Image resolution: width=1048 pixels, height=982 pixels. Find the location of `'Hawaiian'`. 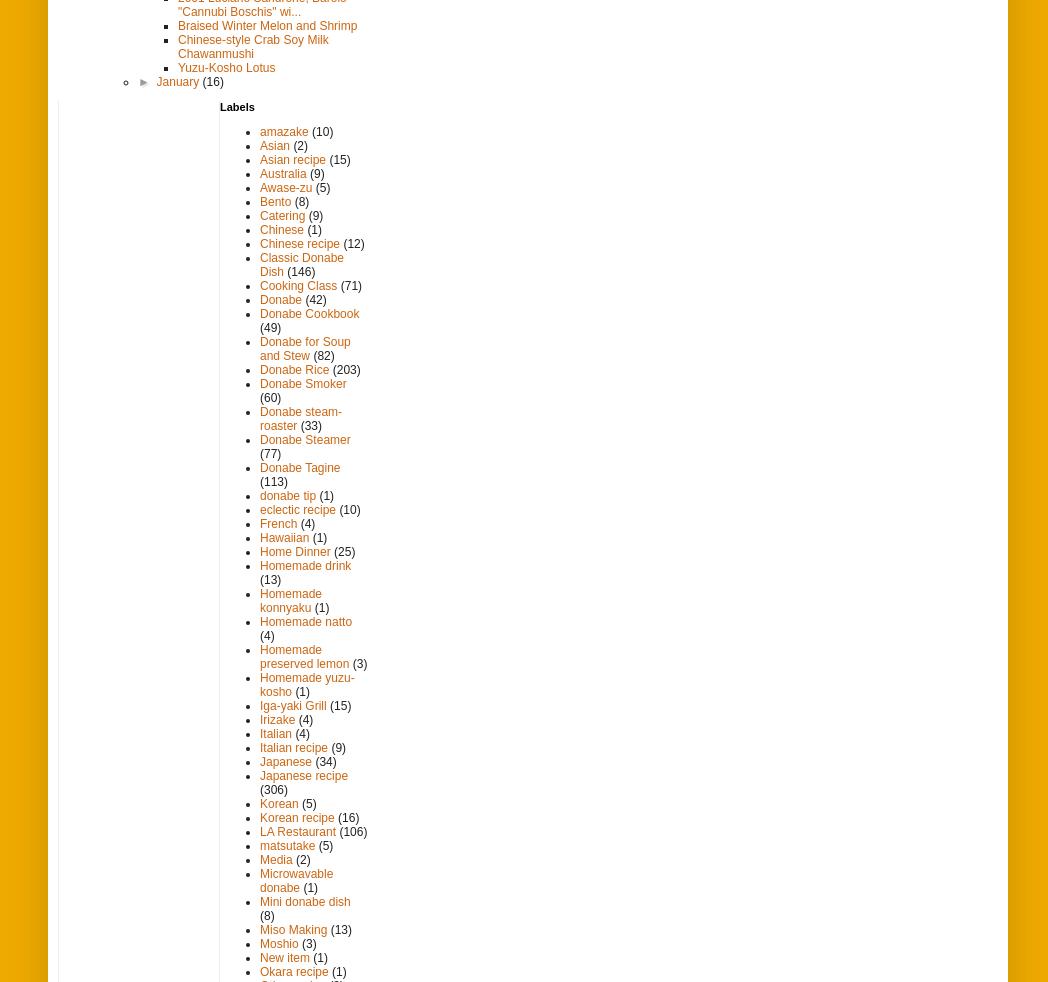

'Hawaiian' is located at coordinates (283, 537).